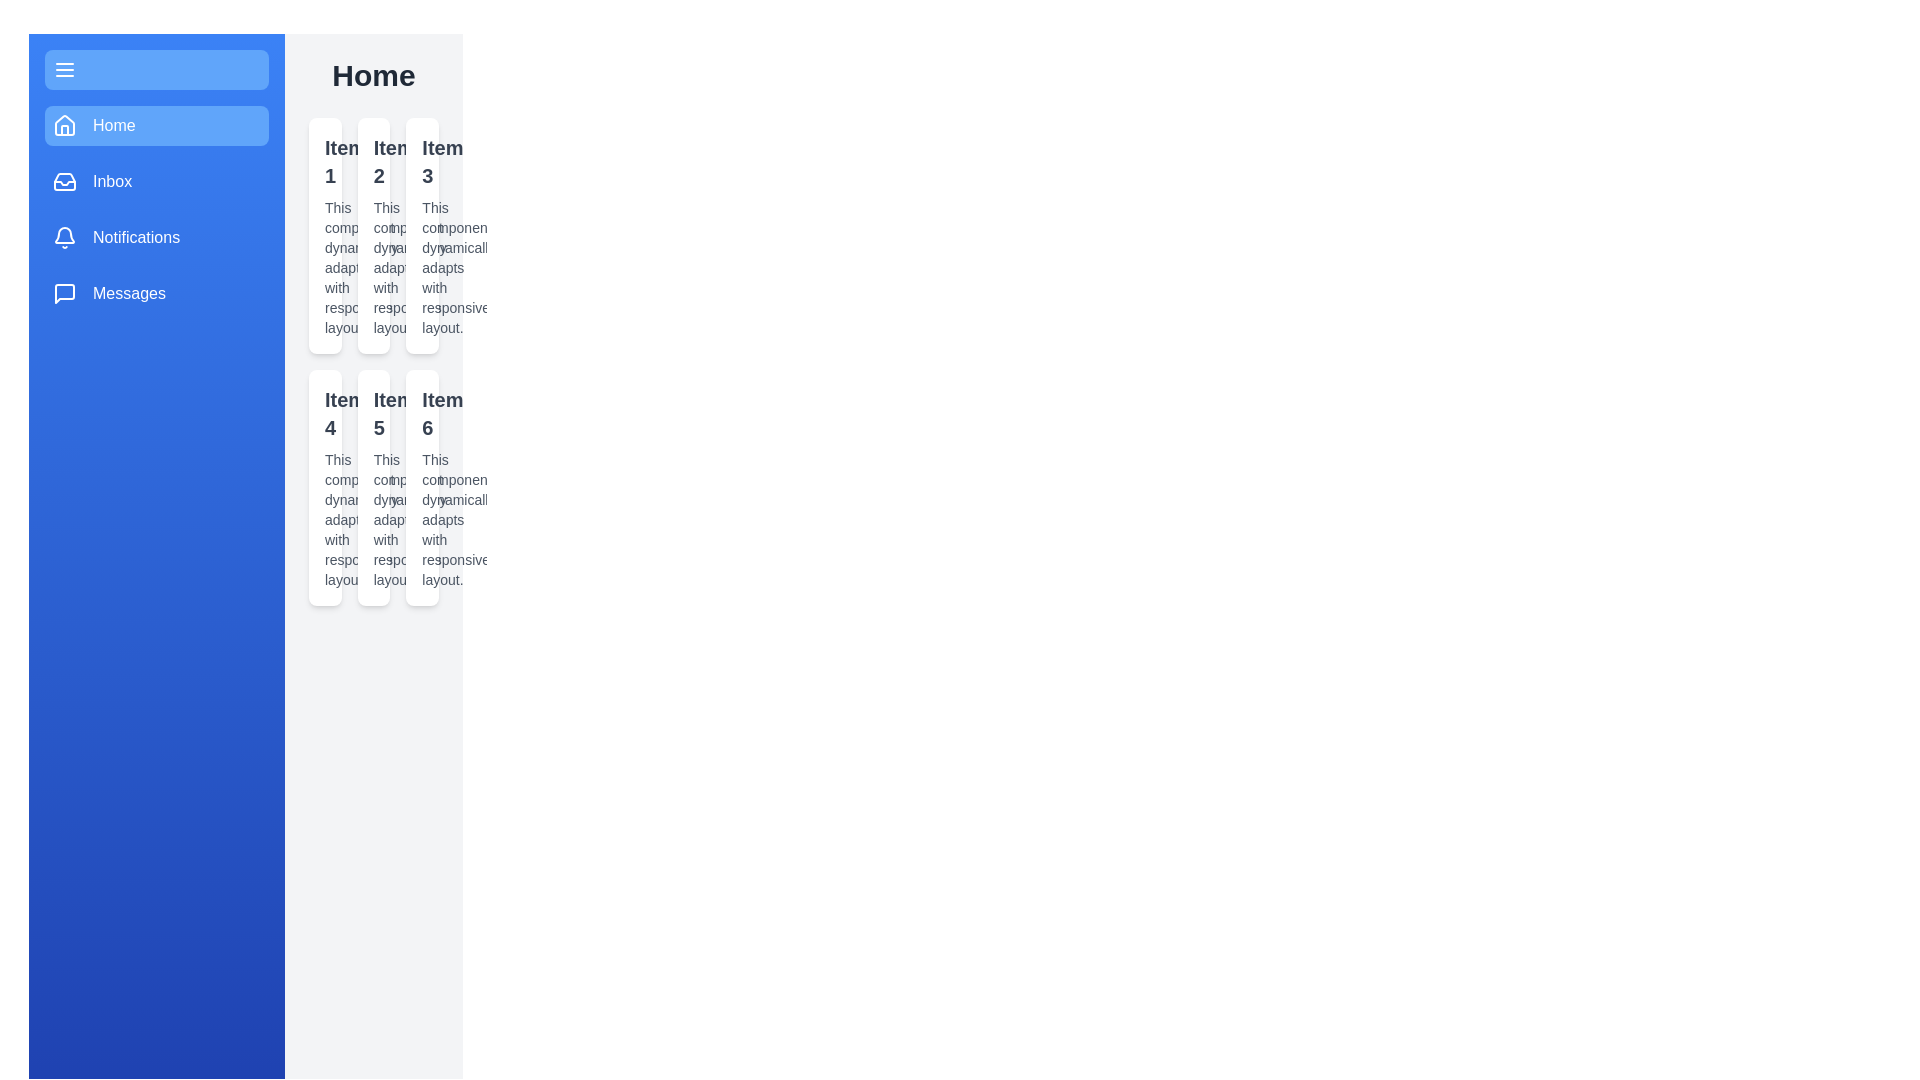  What do you see at coordinates (156, 181) in the screenshot?
I see `the inbox button located in the vertical navigation menu, which is positioned below the 'Home' button and above the 'Notifications' button` at bounding box center [156, 181].